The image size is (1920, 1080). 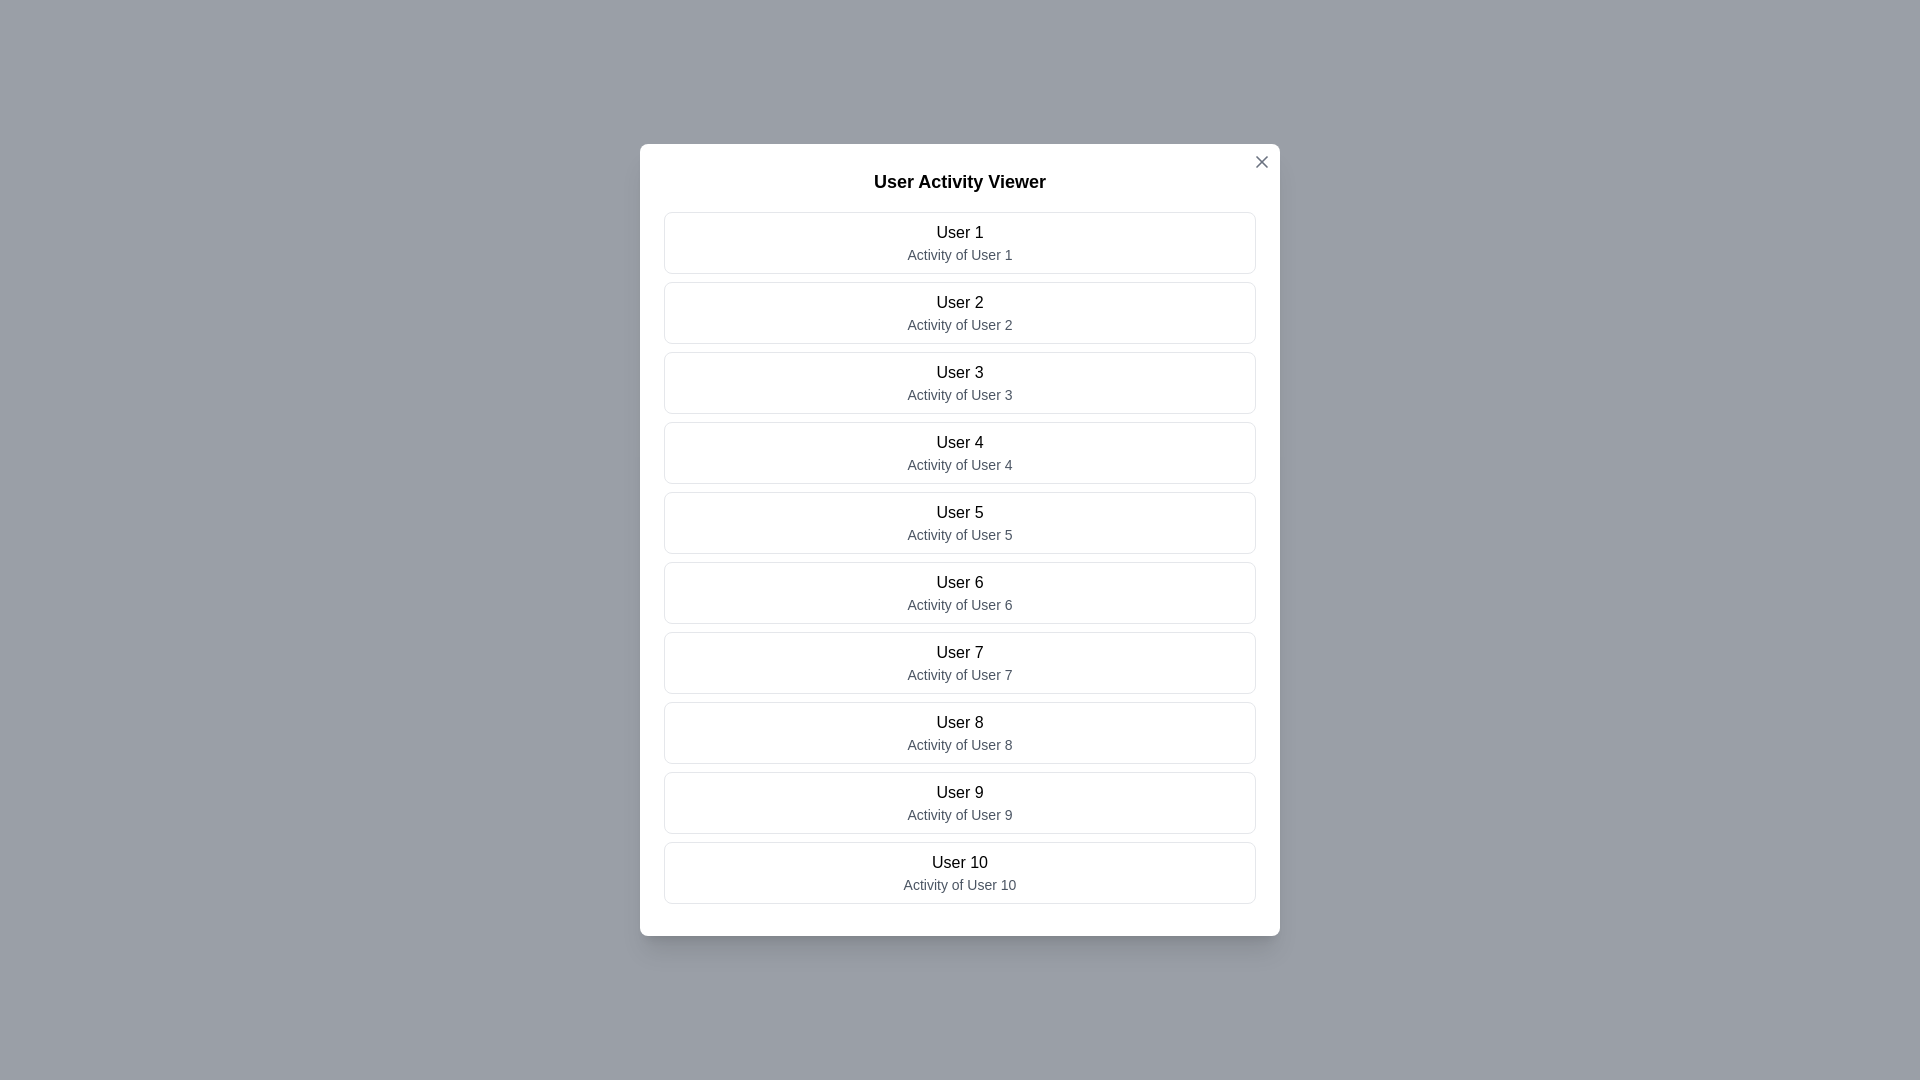 I want to click on the close button located at the top-right corner of the dialog, so click(x=1261, y=161).